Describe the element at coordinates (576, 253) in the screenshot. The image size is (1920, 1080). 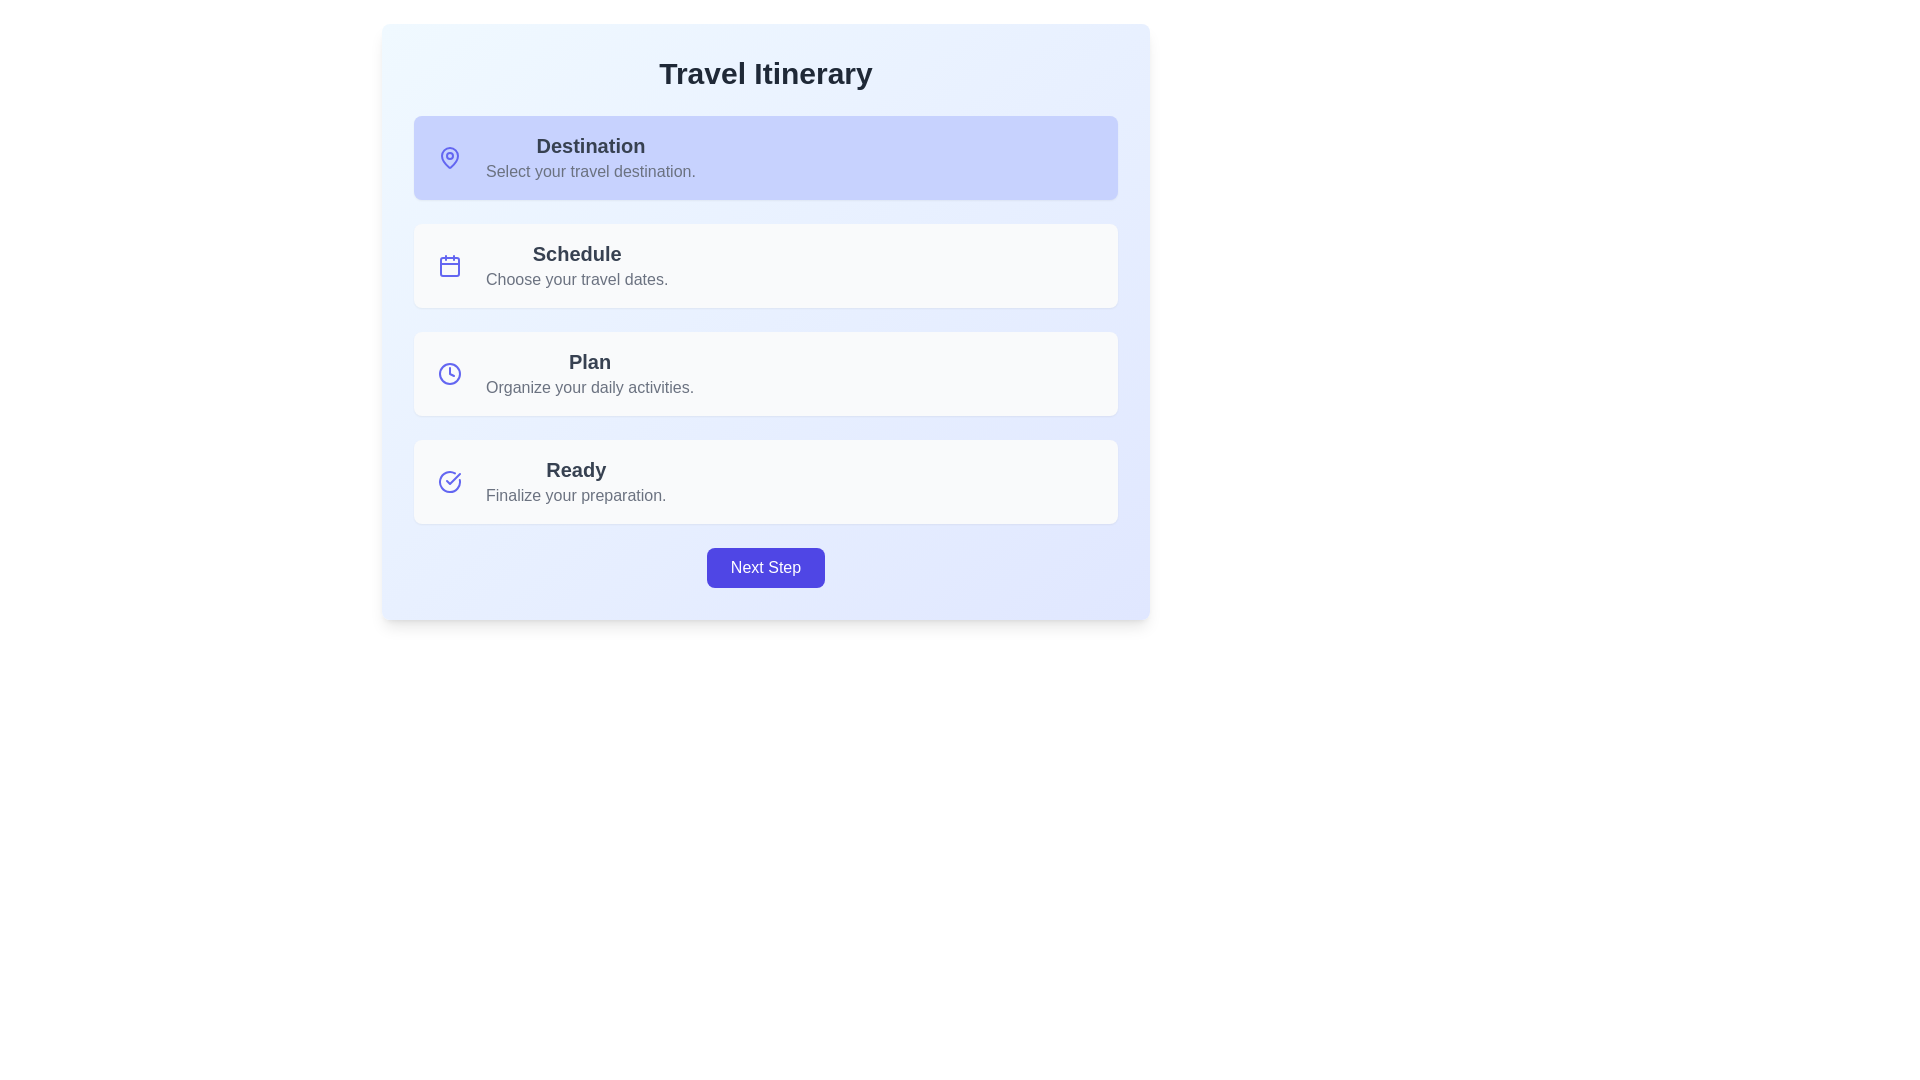
I see `the text label that indicates the scheduling options for travel dates, located in the second card between the 'Destination' and 'Plan' sections` at that location.